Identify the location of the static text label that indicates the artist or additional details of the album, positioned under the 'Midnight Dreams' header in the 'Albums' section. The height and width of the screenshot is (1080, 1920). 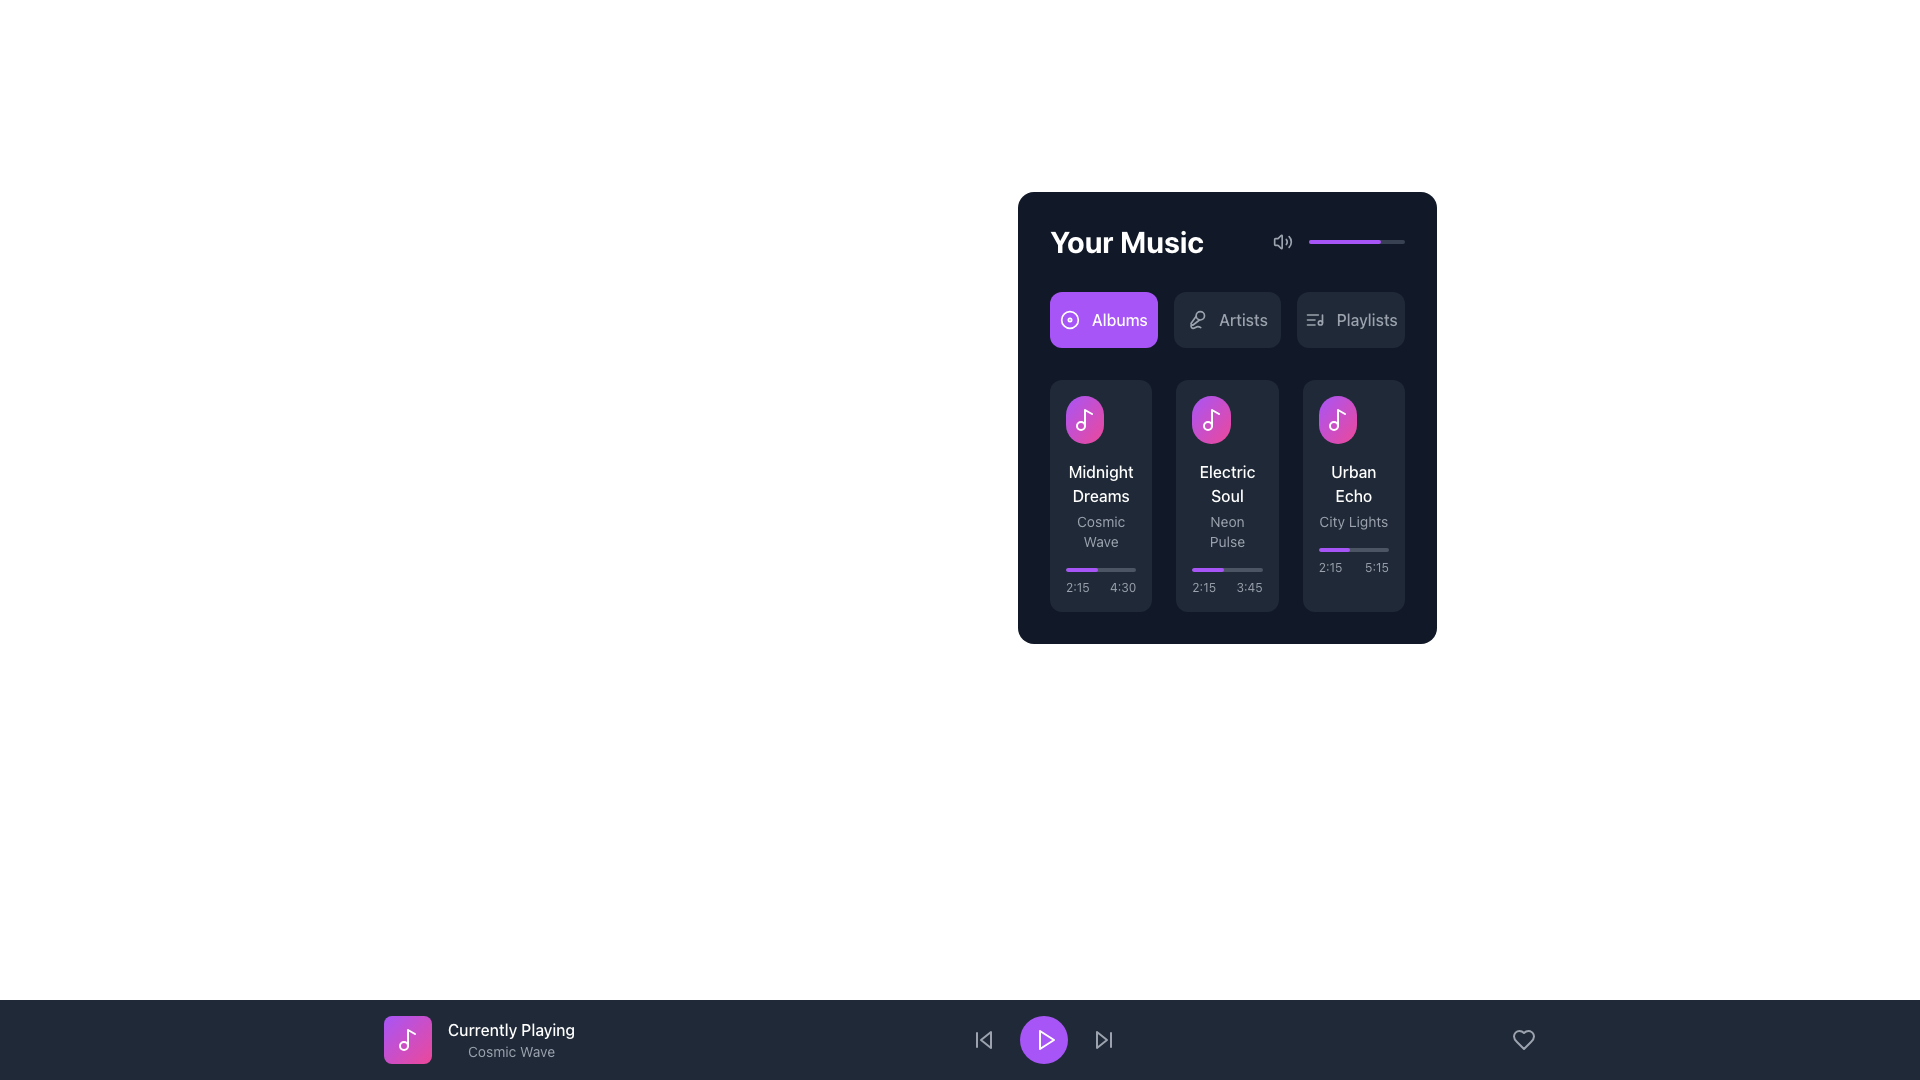
(1100, 531).